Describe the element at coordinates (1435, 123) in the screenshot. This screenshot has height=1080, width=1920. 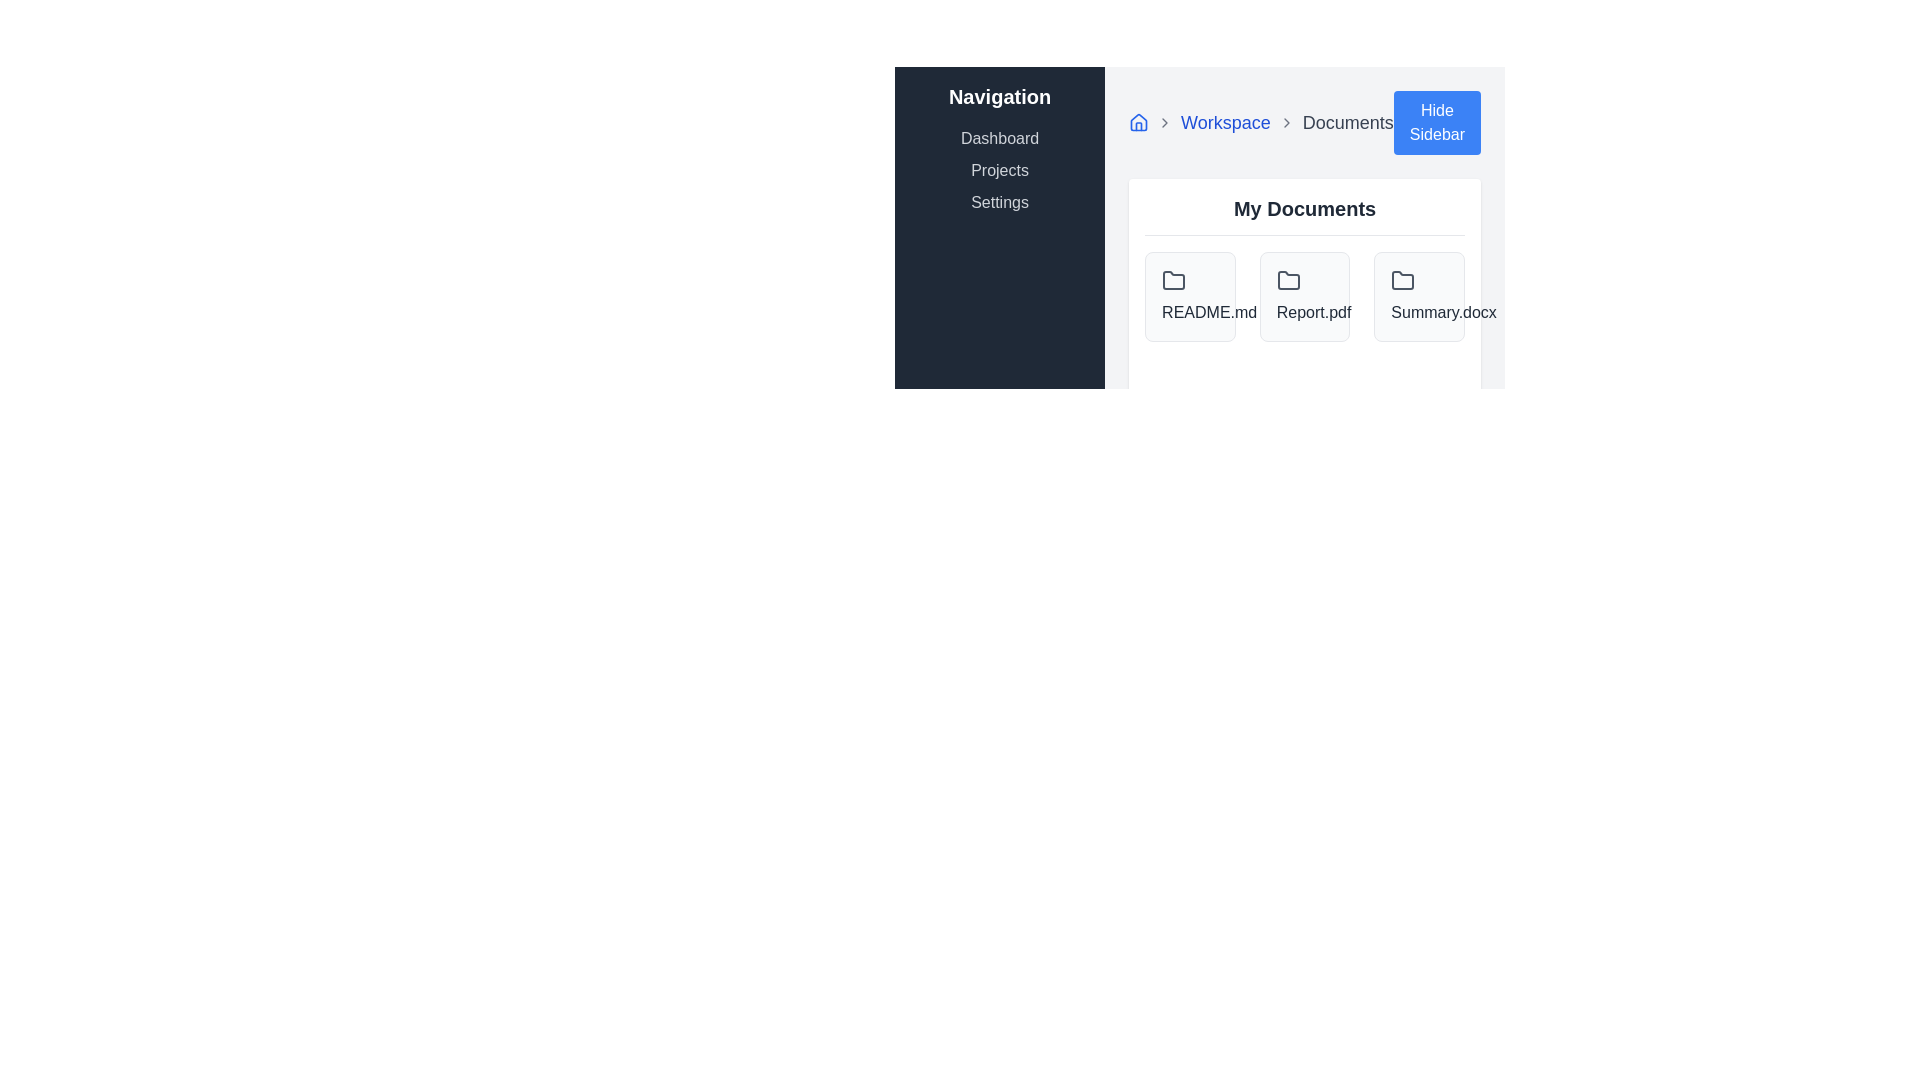
I see `the 'Hide Sidebar' button located in the top-right corner of the interface to hide the sidebar` at that location.